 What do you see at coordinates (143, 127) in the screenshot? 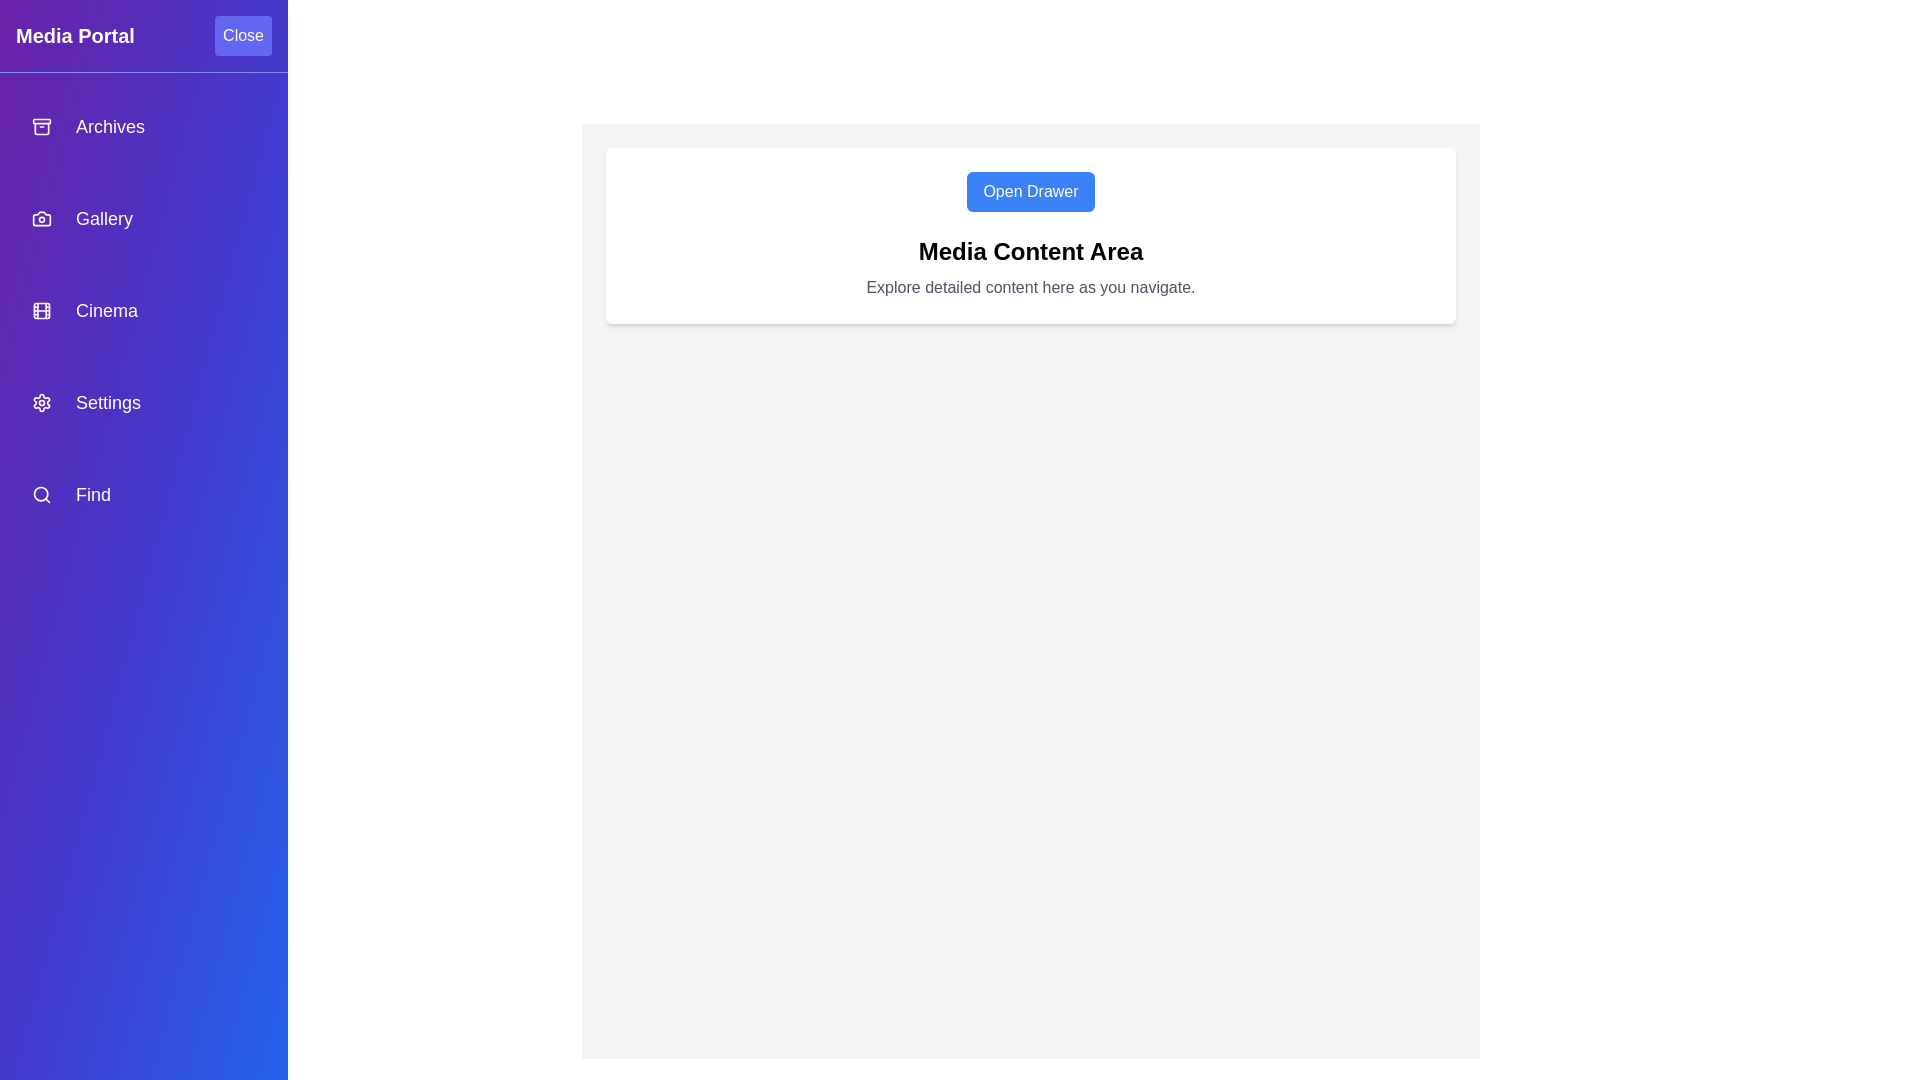
I see `the navigation item labeled Archives` at bounding box center [143, 127].